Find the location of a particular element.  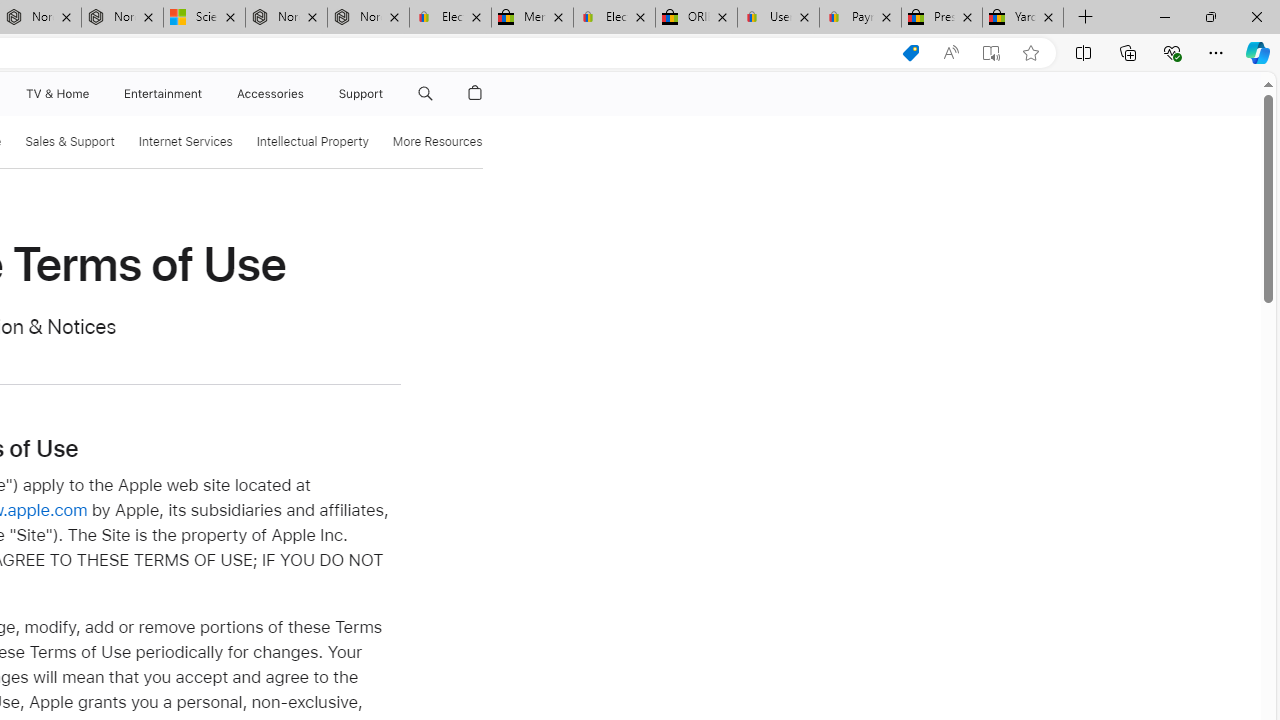

'Class: globalnav-item globalnav-search shift-0-1' is located at coordinates (424, 93).